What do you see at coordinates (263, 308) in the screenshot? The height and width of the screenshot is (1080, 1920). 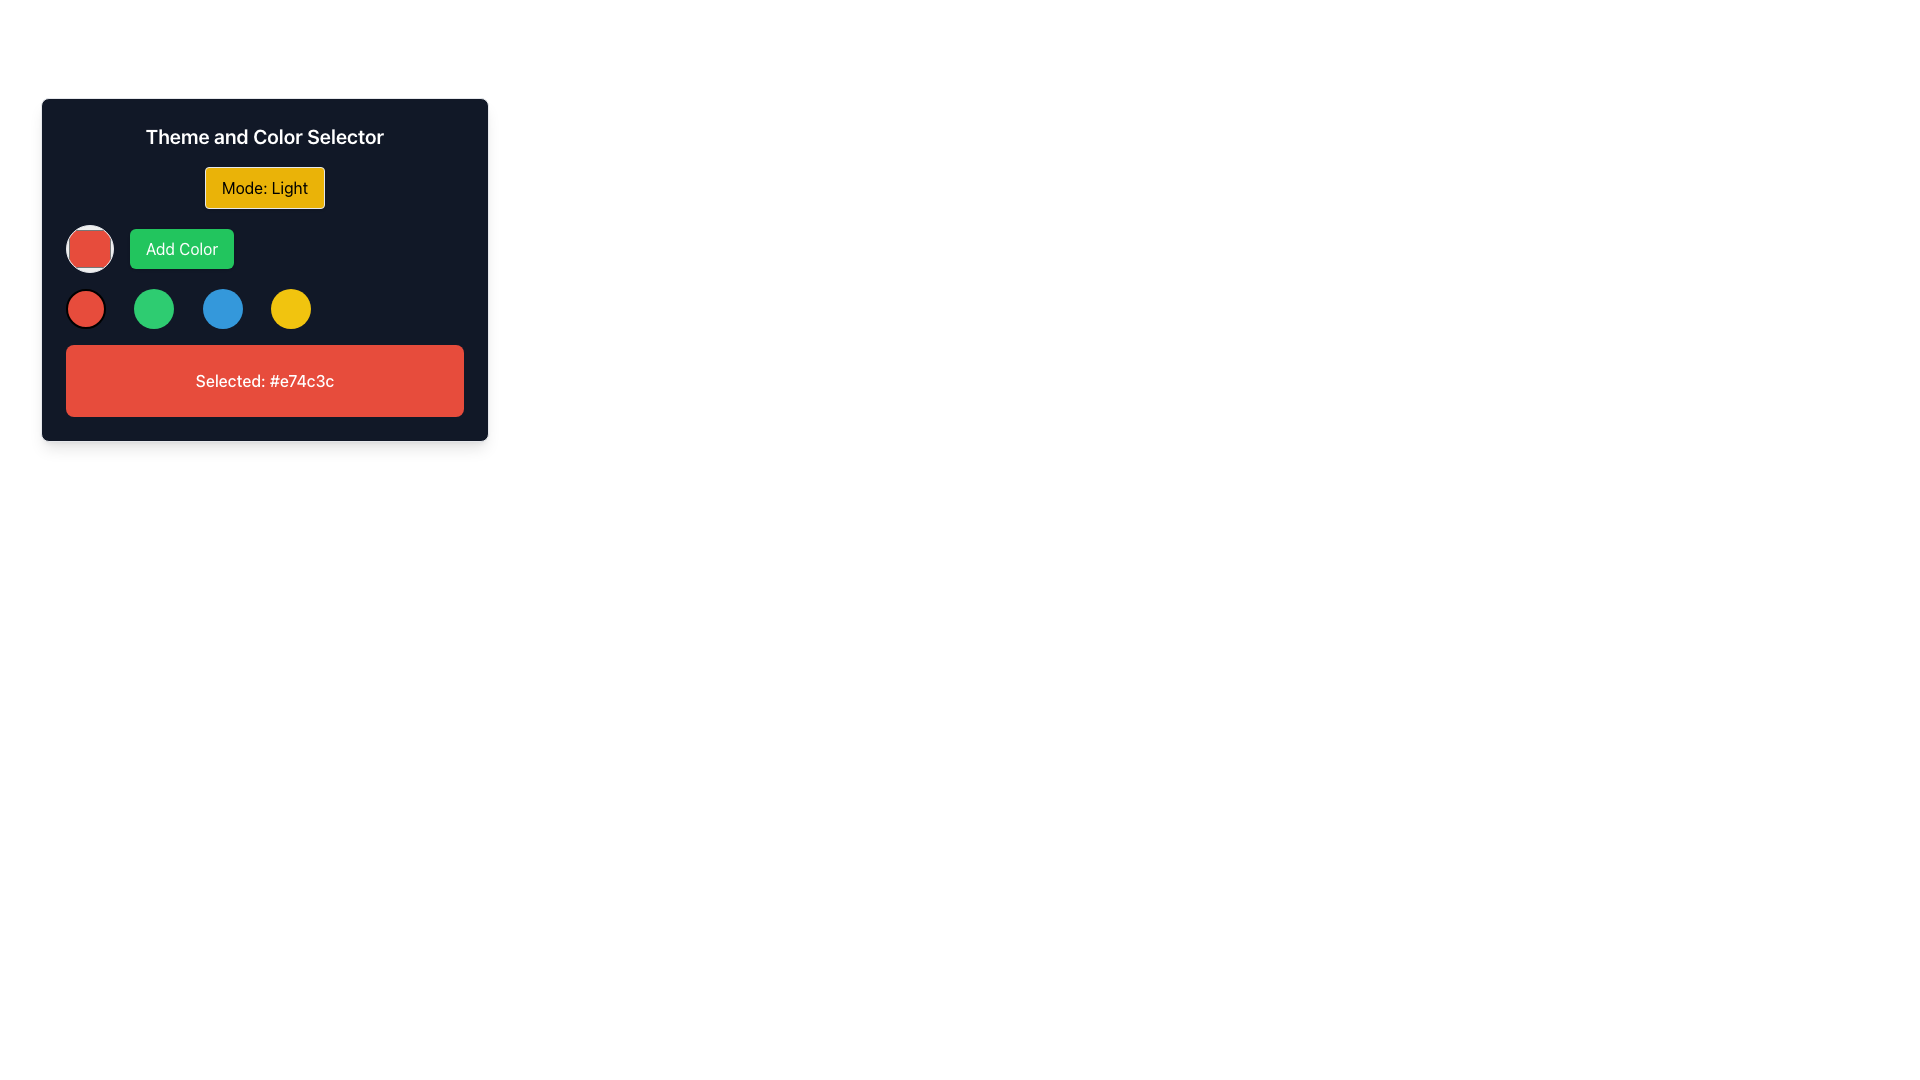 I see `the red circular button with a black border in the Grid layout of colored buttons` at bounding box center [263, 308].